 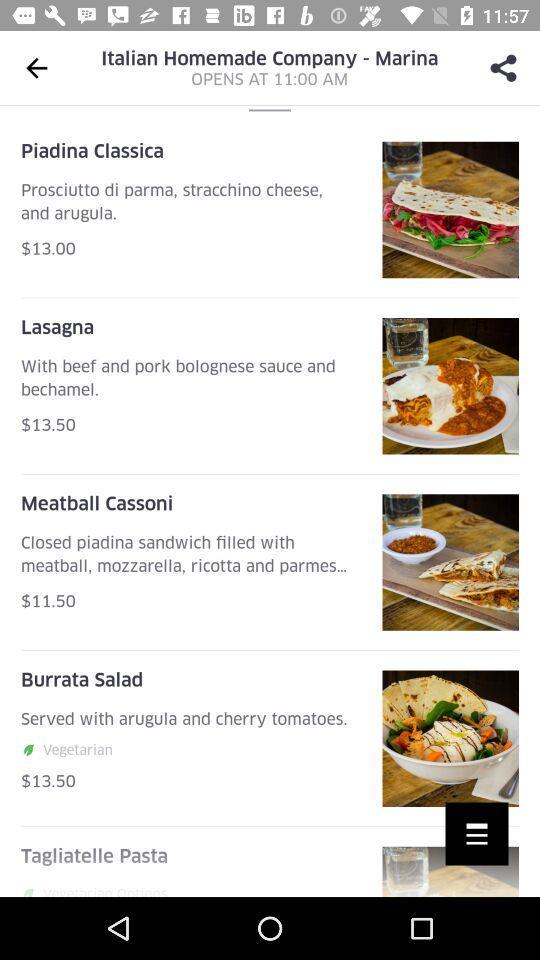 I want to click on take the image right to burrata salad, so click(x=451, y=738).